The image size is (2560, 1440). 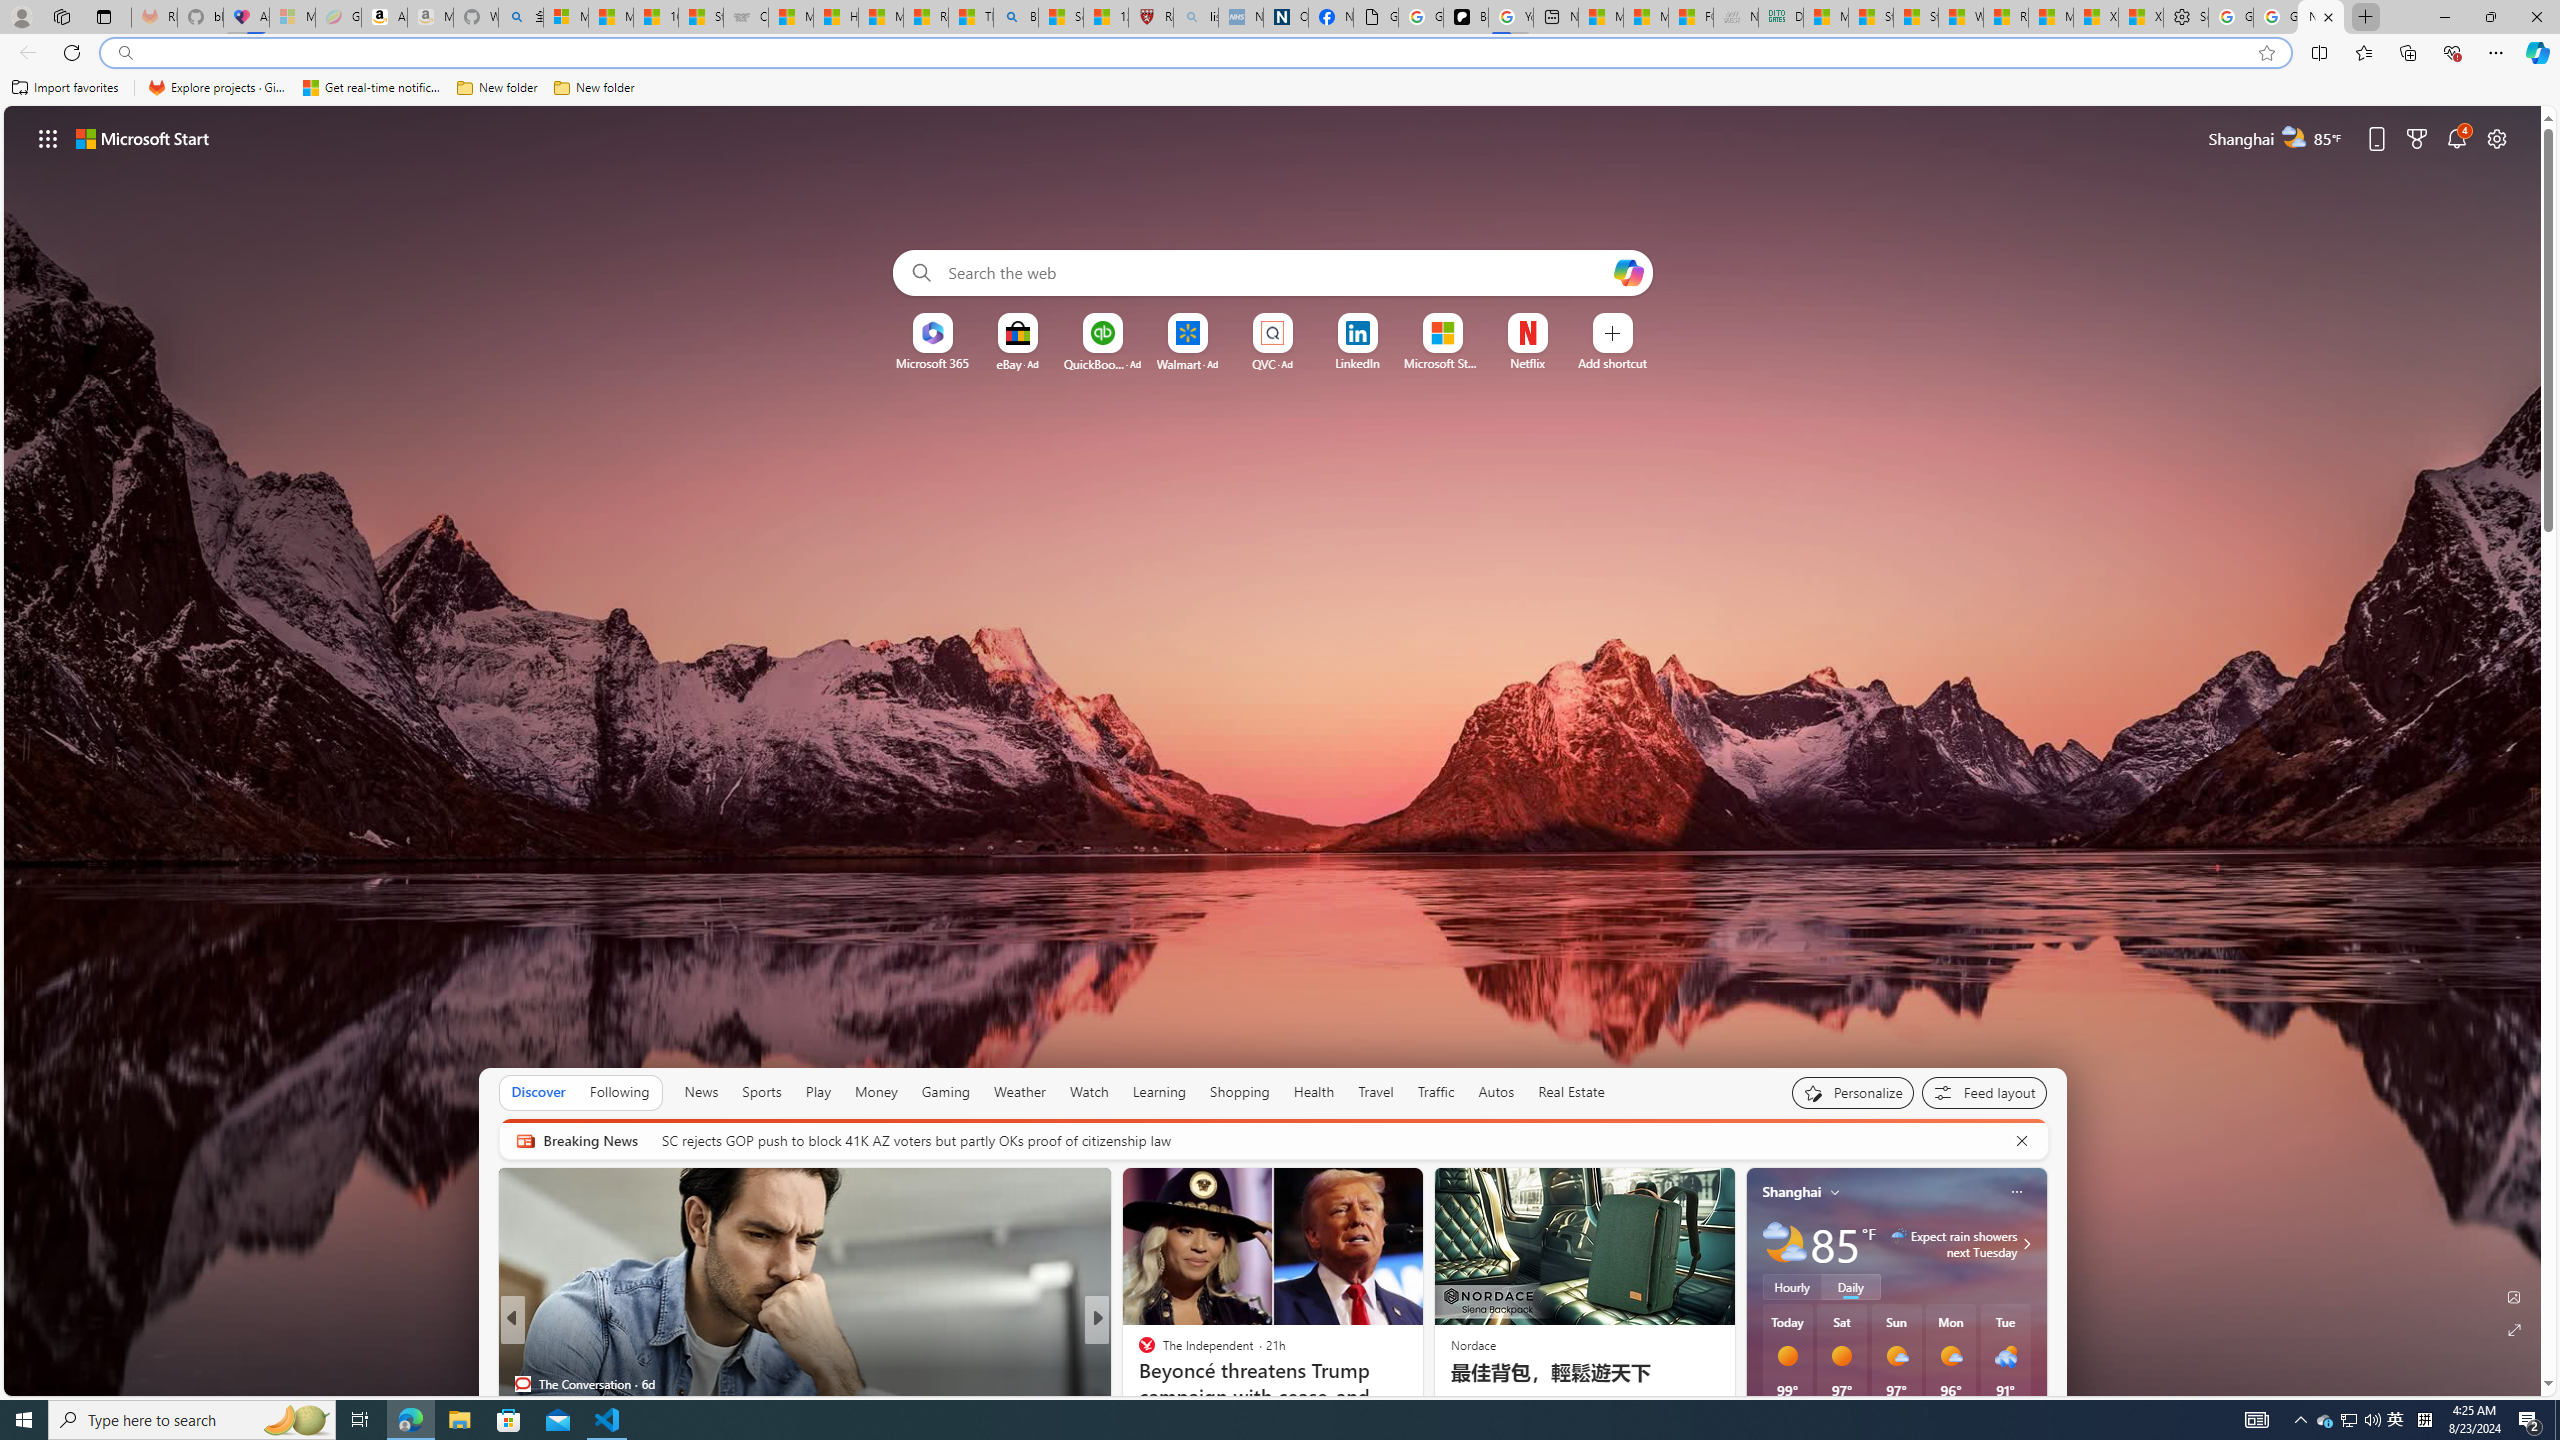 What do you see at coordinates (1784, 1244) in the screenshot?
I see `'Partly cloudy'` at bounding box center [1784, 1244].